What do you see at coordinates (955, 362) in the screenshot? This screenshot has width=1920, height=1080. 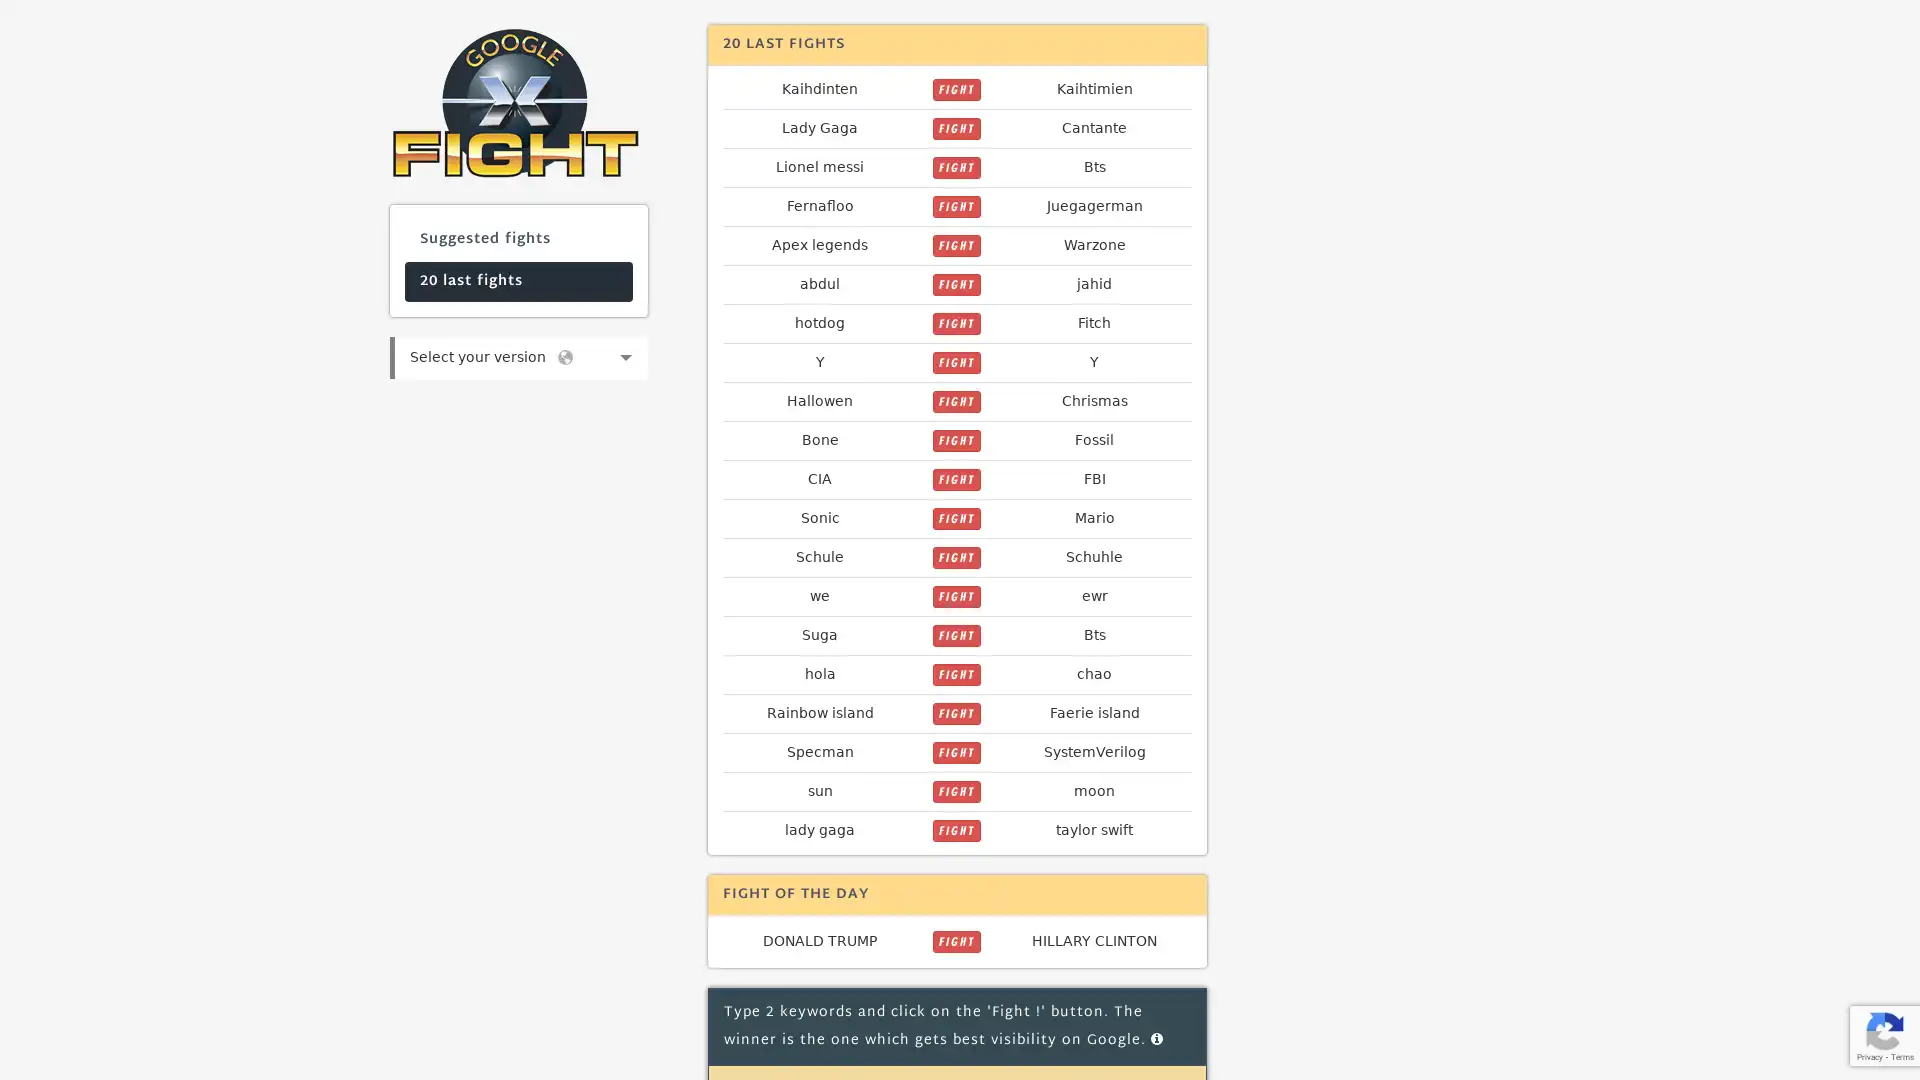 I see `FIGHT` at bounding box center [955, 362].